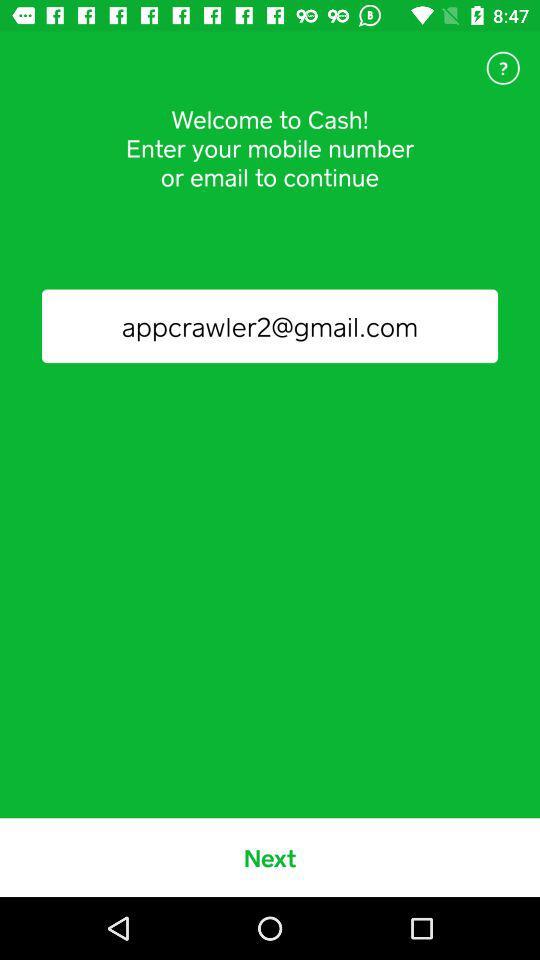 This screenshot has height=960, width=540. What do you see at coordinates (270, 326) in the screenshot?
I see `the appcrawler2@gmail.com icon` at bounding box center [270, 326].